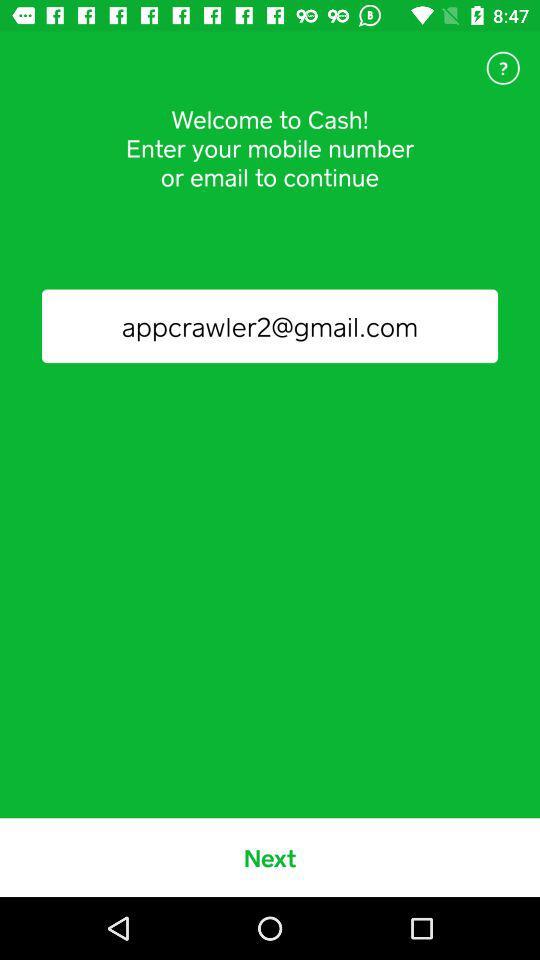 This screenshot has height=960, width=540. What do you see at coordinates (270, 326) in the screenshot?
I see `the appcrawler2@gmail.com icon` at bounding box center [270, 326].